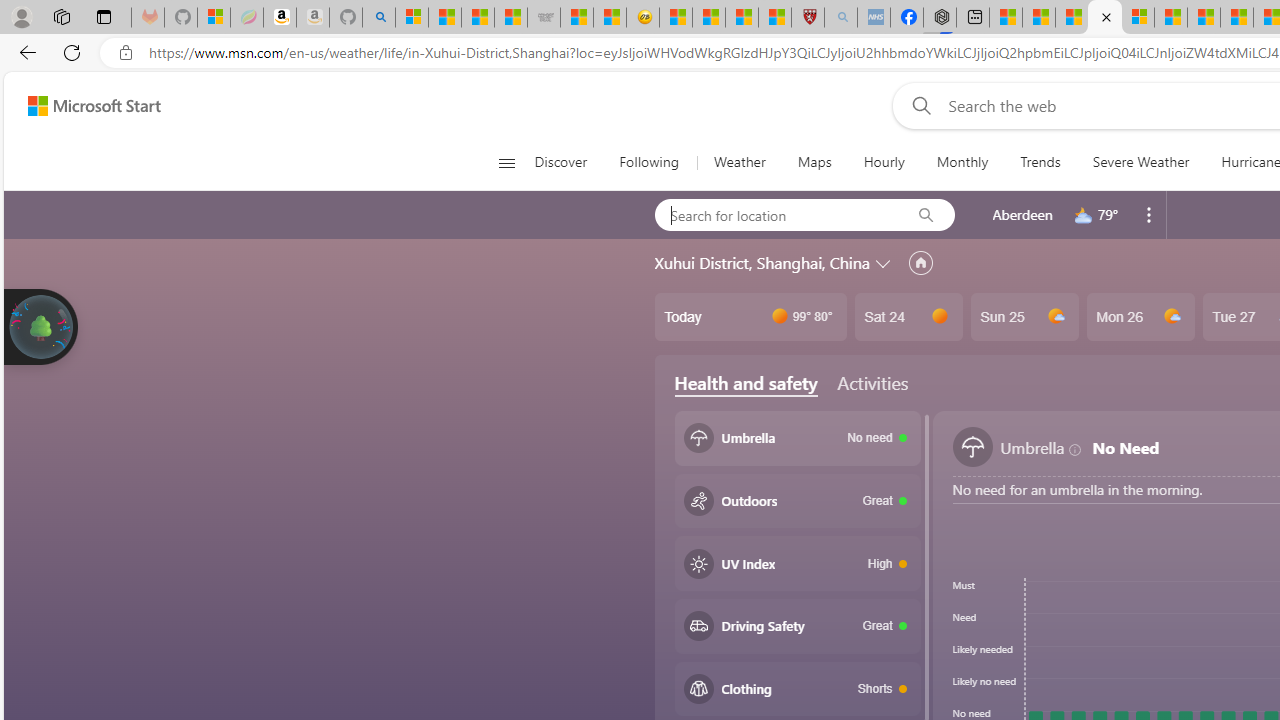 The width and height of the screenshot is (1280, 720). Describe the element at coordinates (1141, 162) in the screenshot. I see `'Severe Weather'` at that location.